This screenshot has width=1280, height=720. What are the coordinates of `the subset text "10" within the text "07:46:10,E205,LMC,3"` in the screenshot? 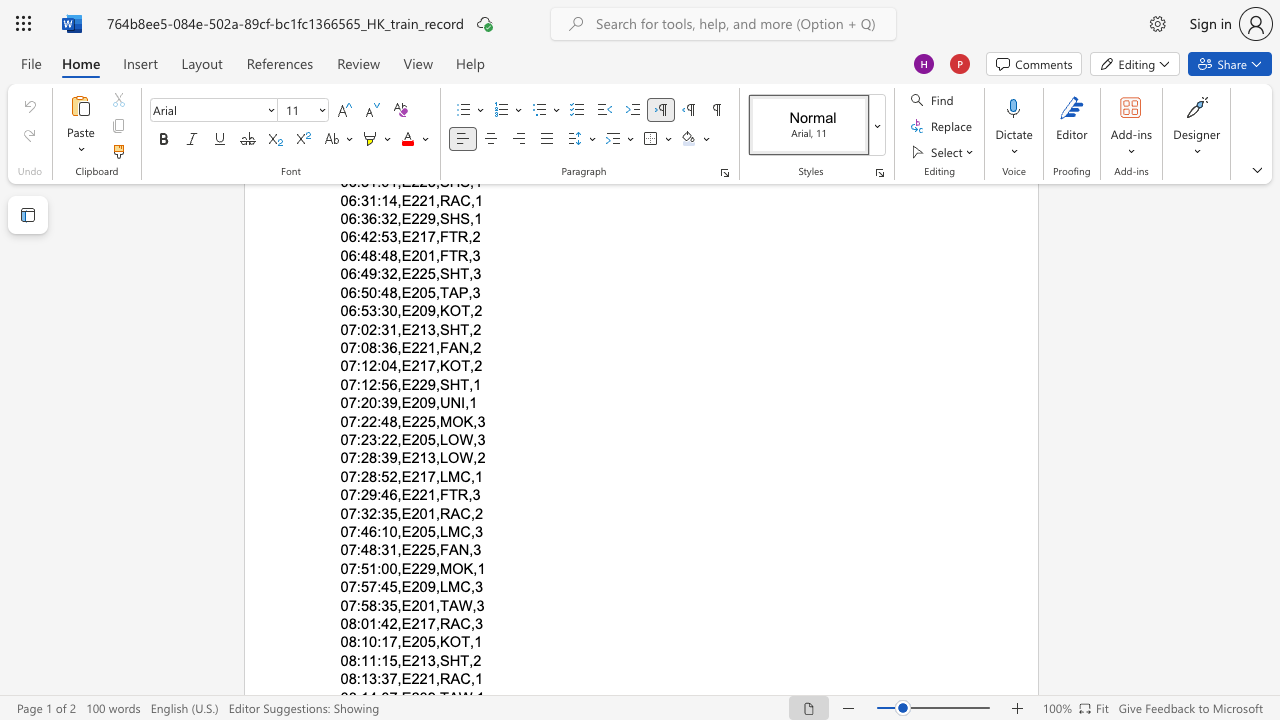 It's located at (381, 530).